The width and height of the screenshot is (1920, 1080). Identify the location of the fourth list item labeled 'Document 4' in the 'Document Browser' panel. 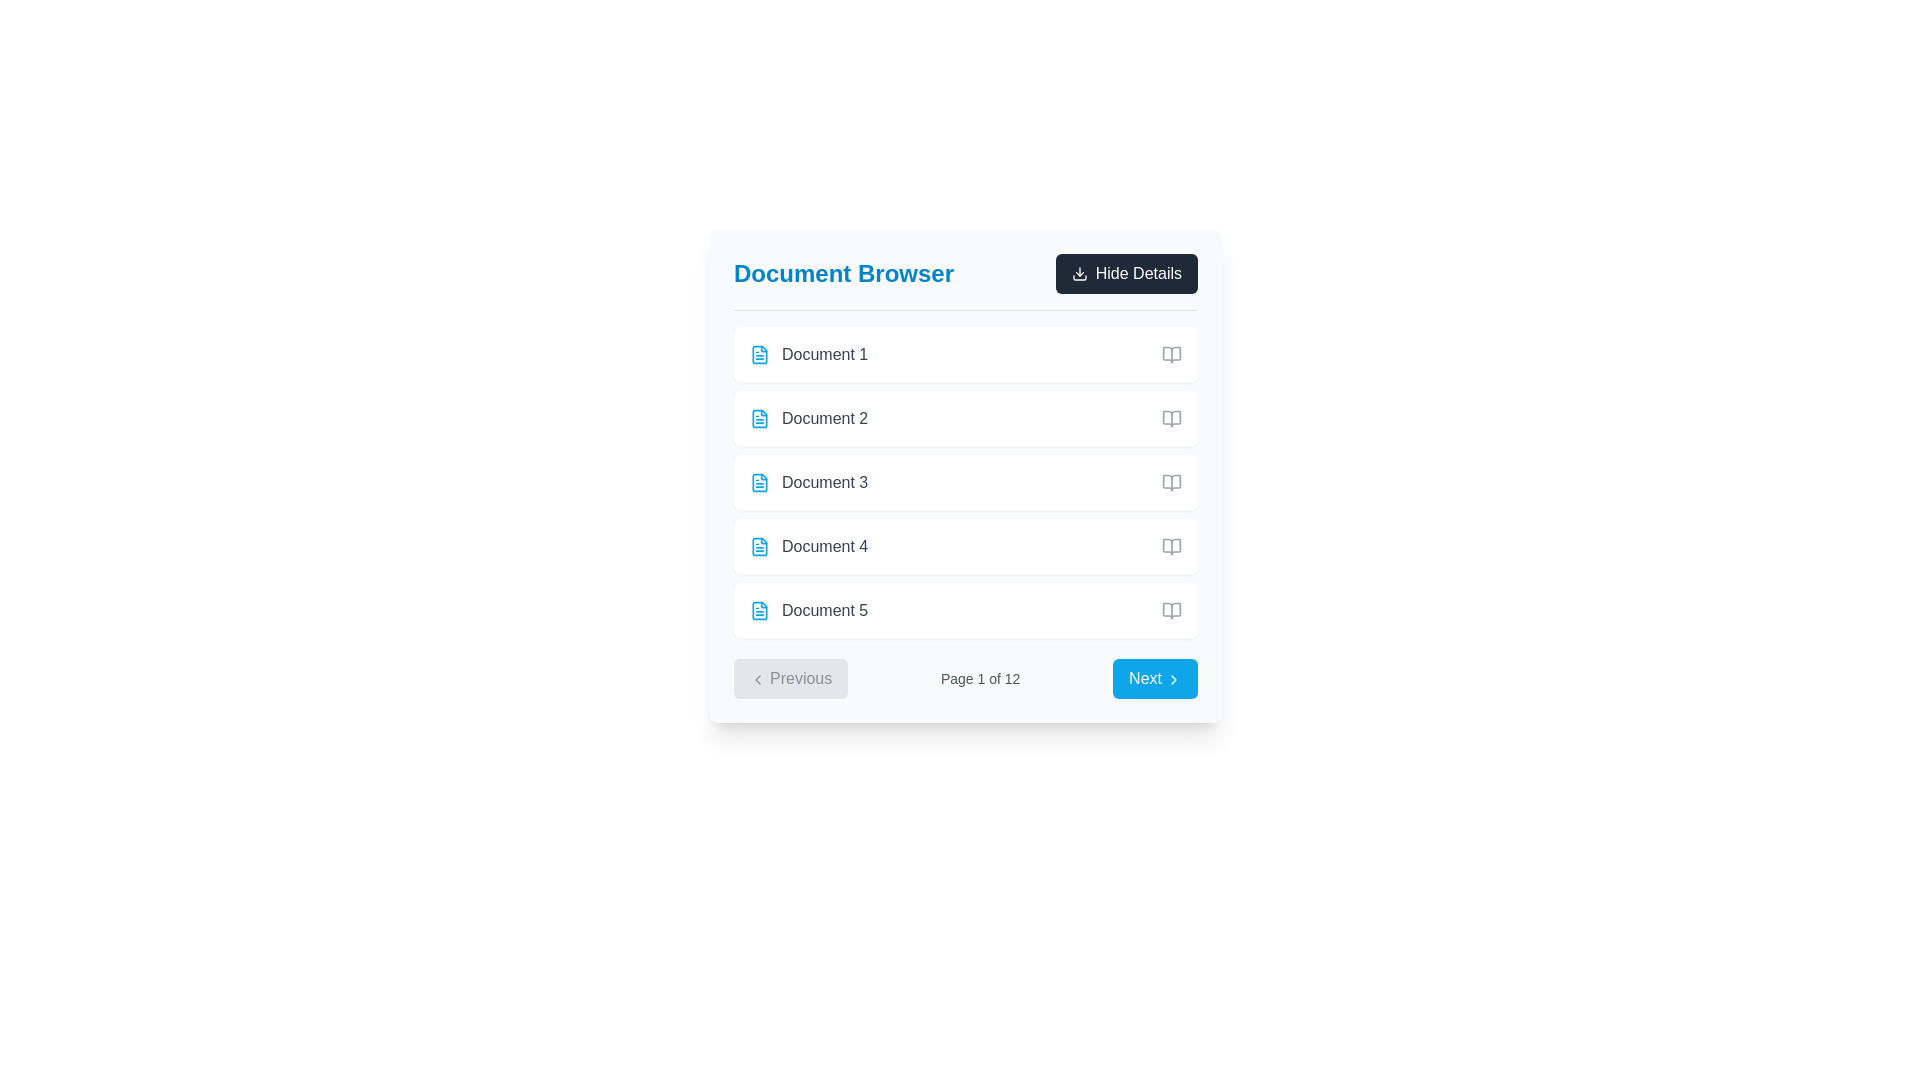
(809, 547).